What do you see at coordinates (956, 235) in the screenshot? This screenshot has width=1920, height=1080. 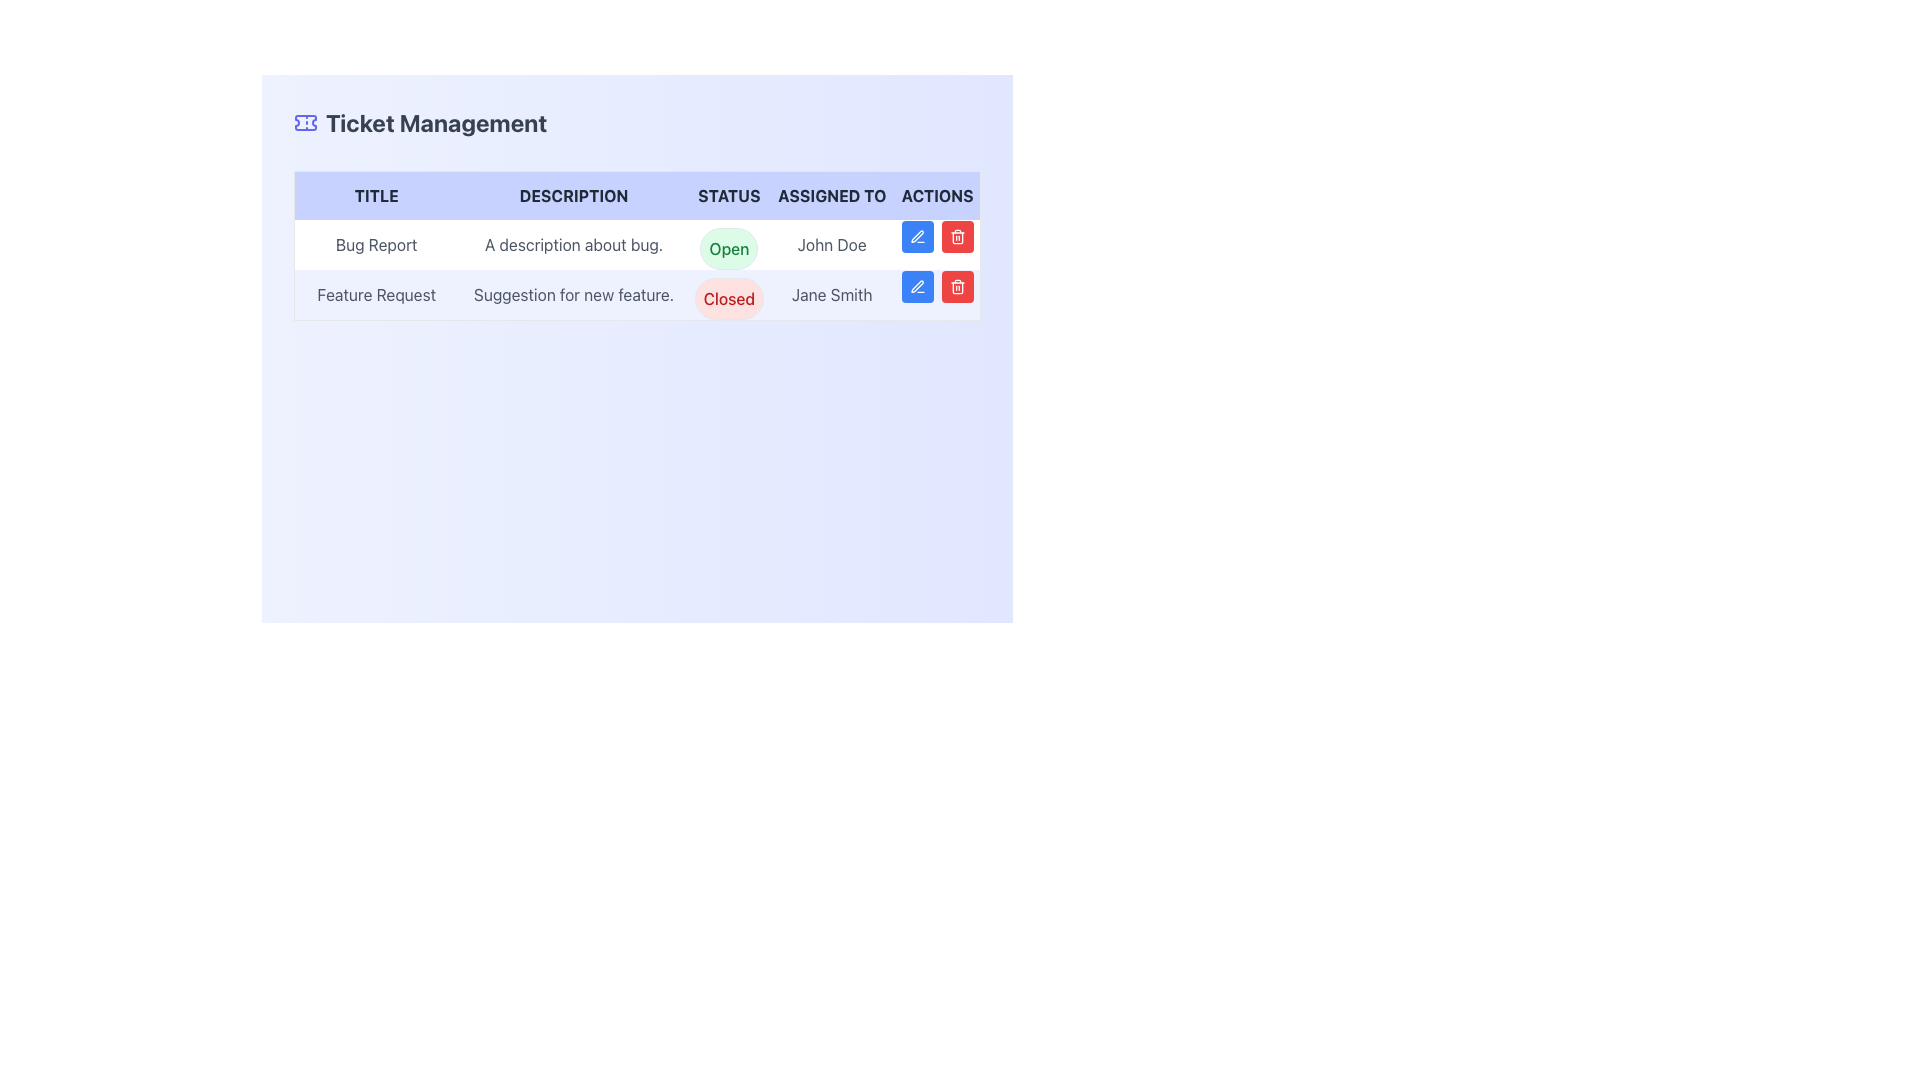 I see `the delete button located in the second row of the table in the 'Actions' column` at bounding box center [956, 235].